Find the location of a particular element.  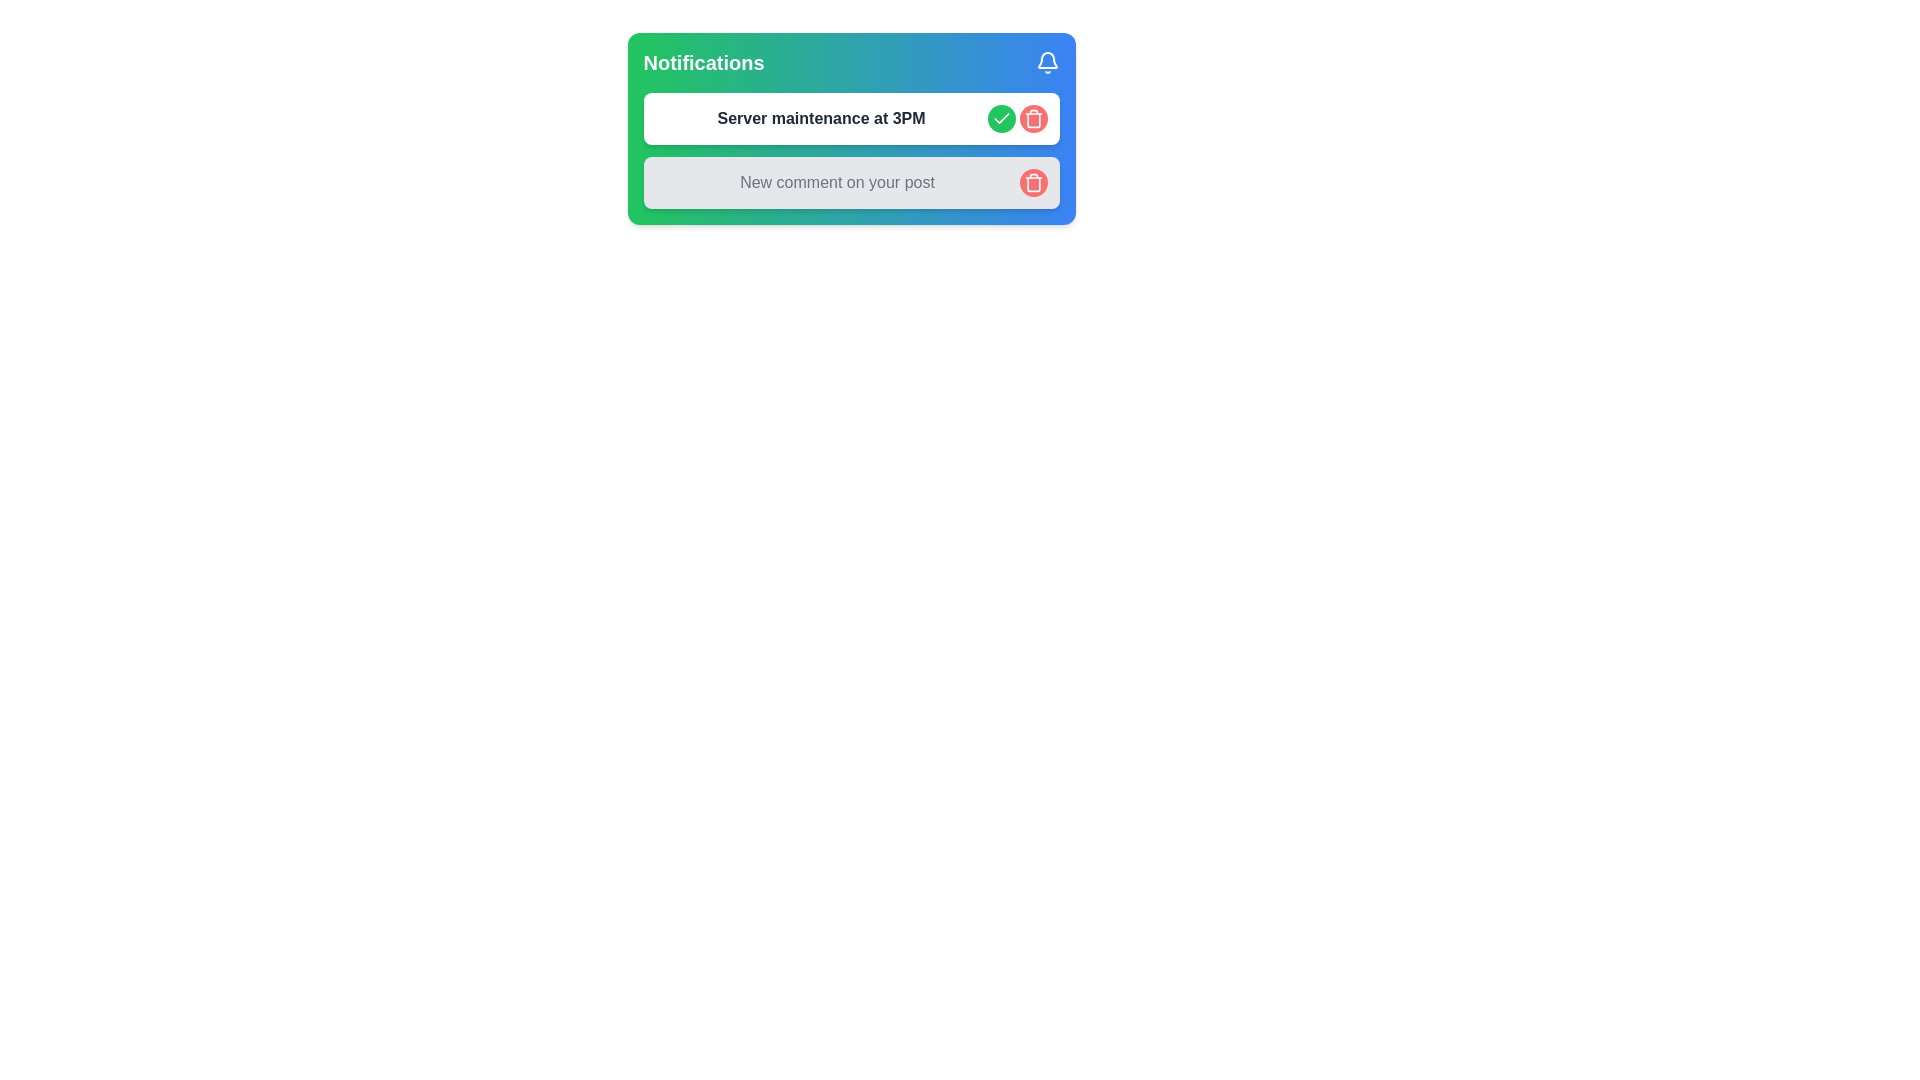

the green circular button containing a checkmark icon located to the right of the notification entry titled 'Server maintenance at 3PM' is located at coordinates (1001, 119).